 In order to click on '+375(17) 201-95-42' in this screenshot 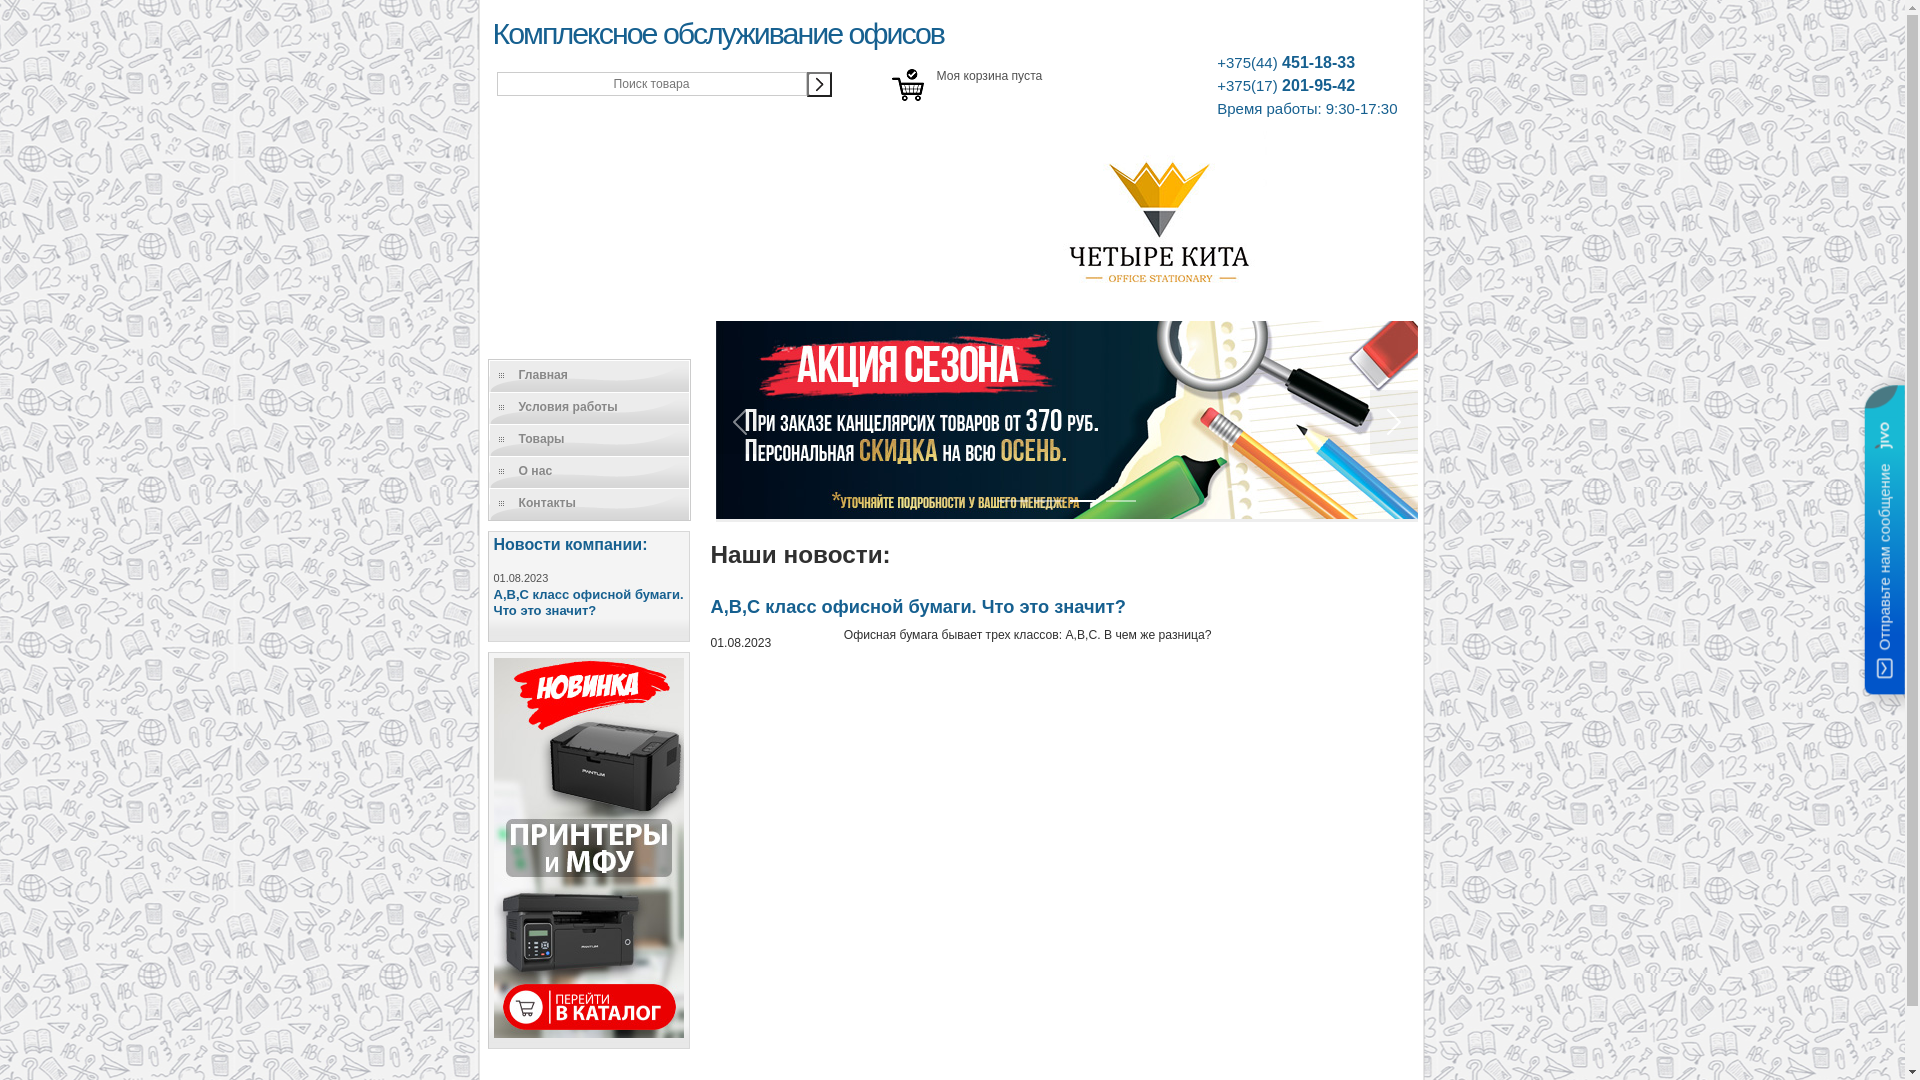, I will do `click(1216, 84)`.